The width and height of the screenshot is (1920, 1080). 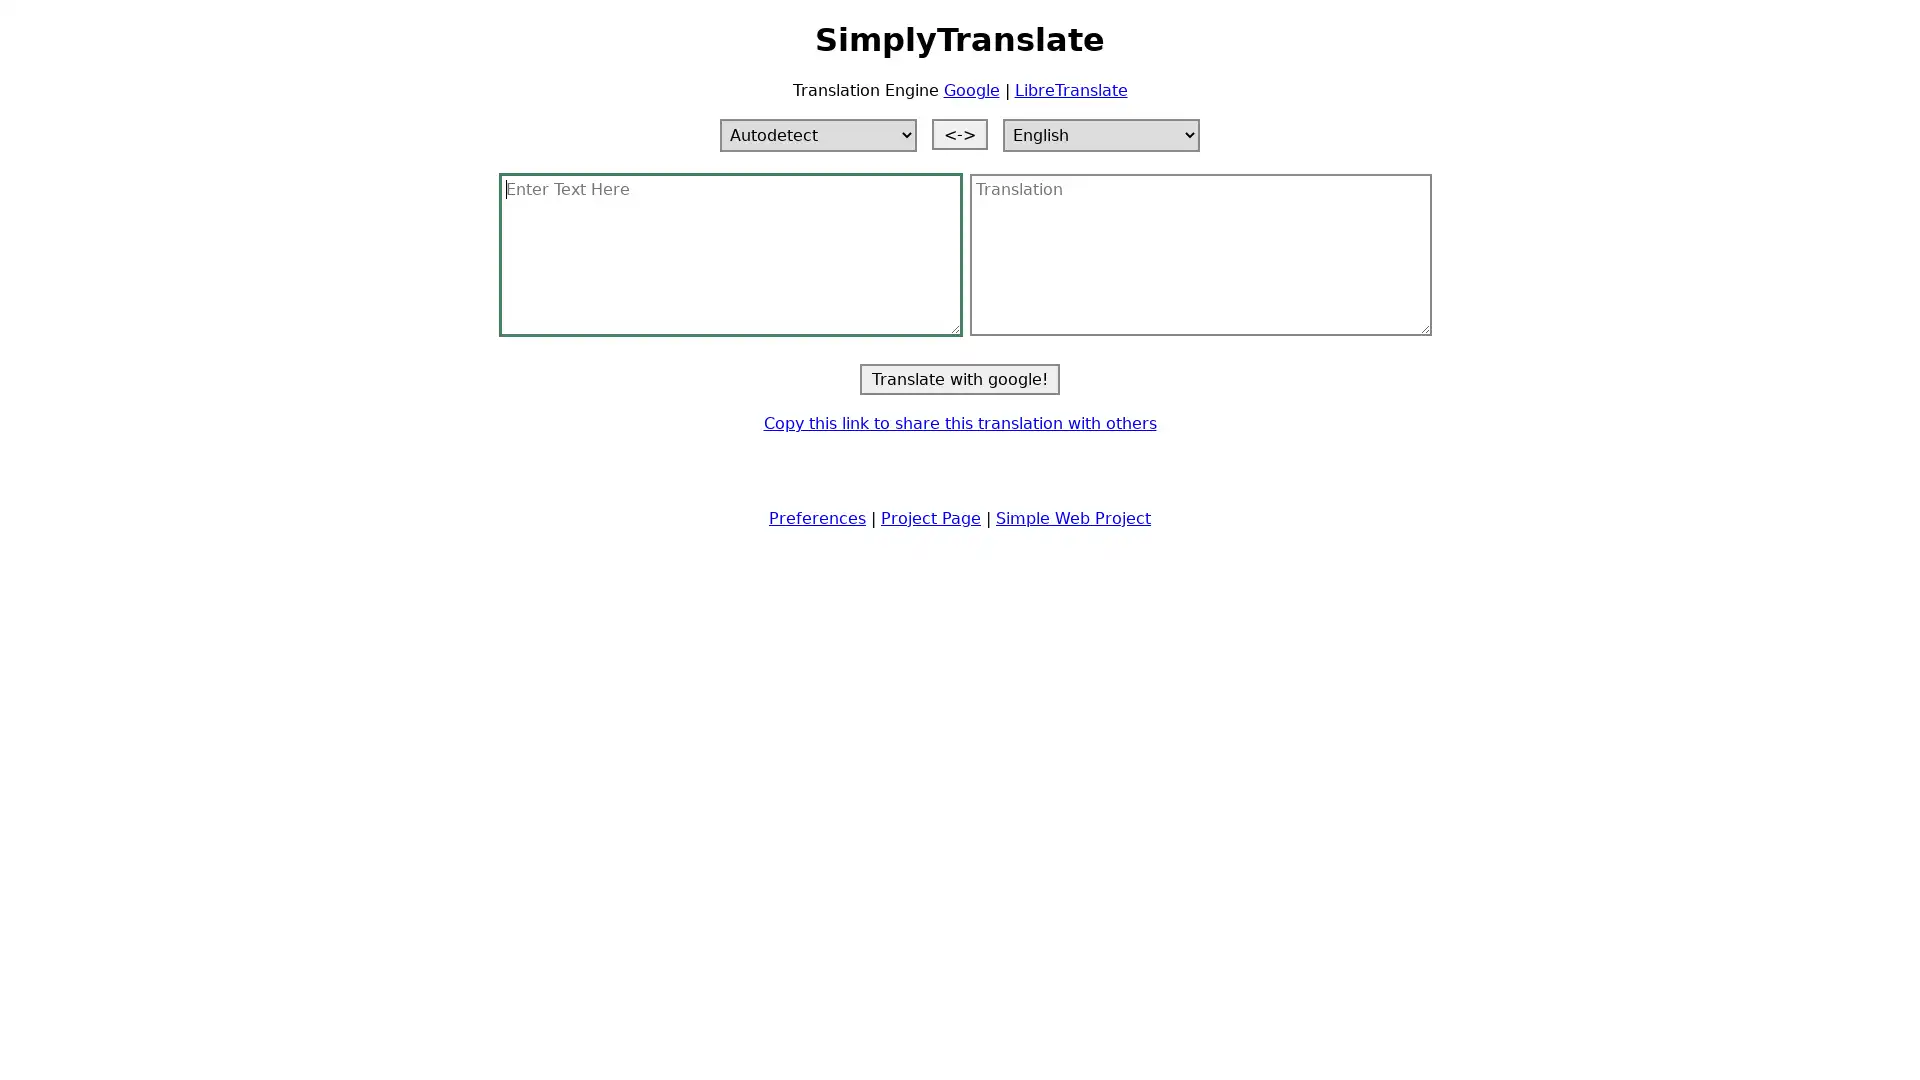 What do you see at coordinates (960, 133) in the screenshot?
I see `Switch languages` at bounding box center [960, 133].